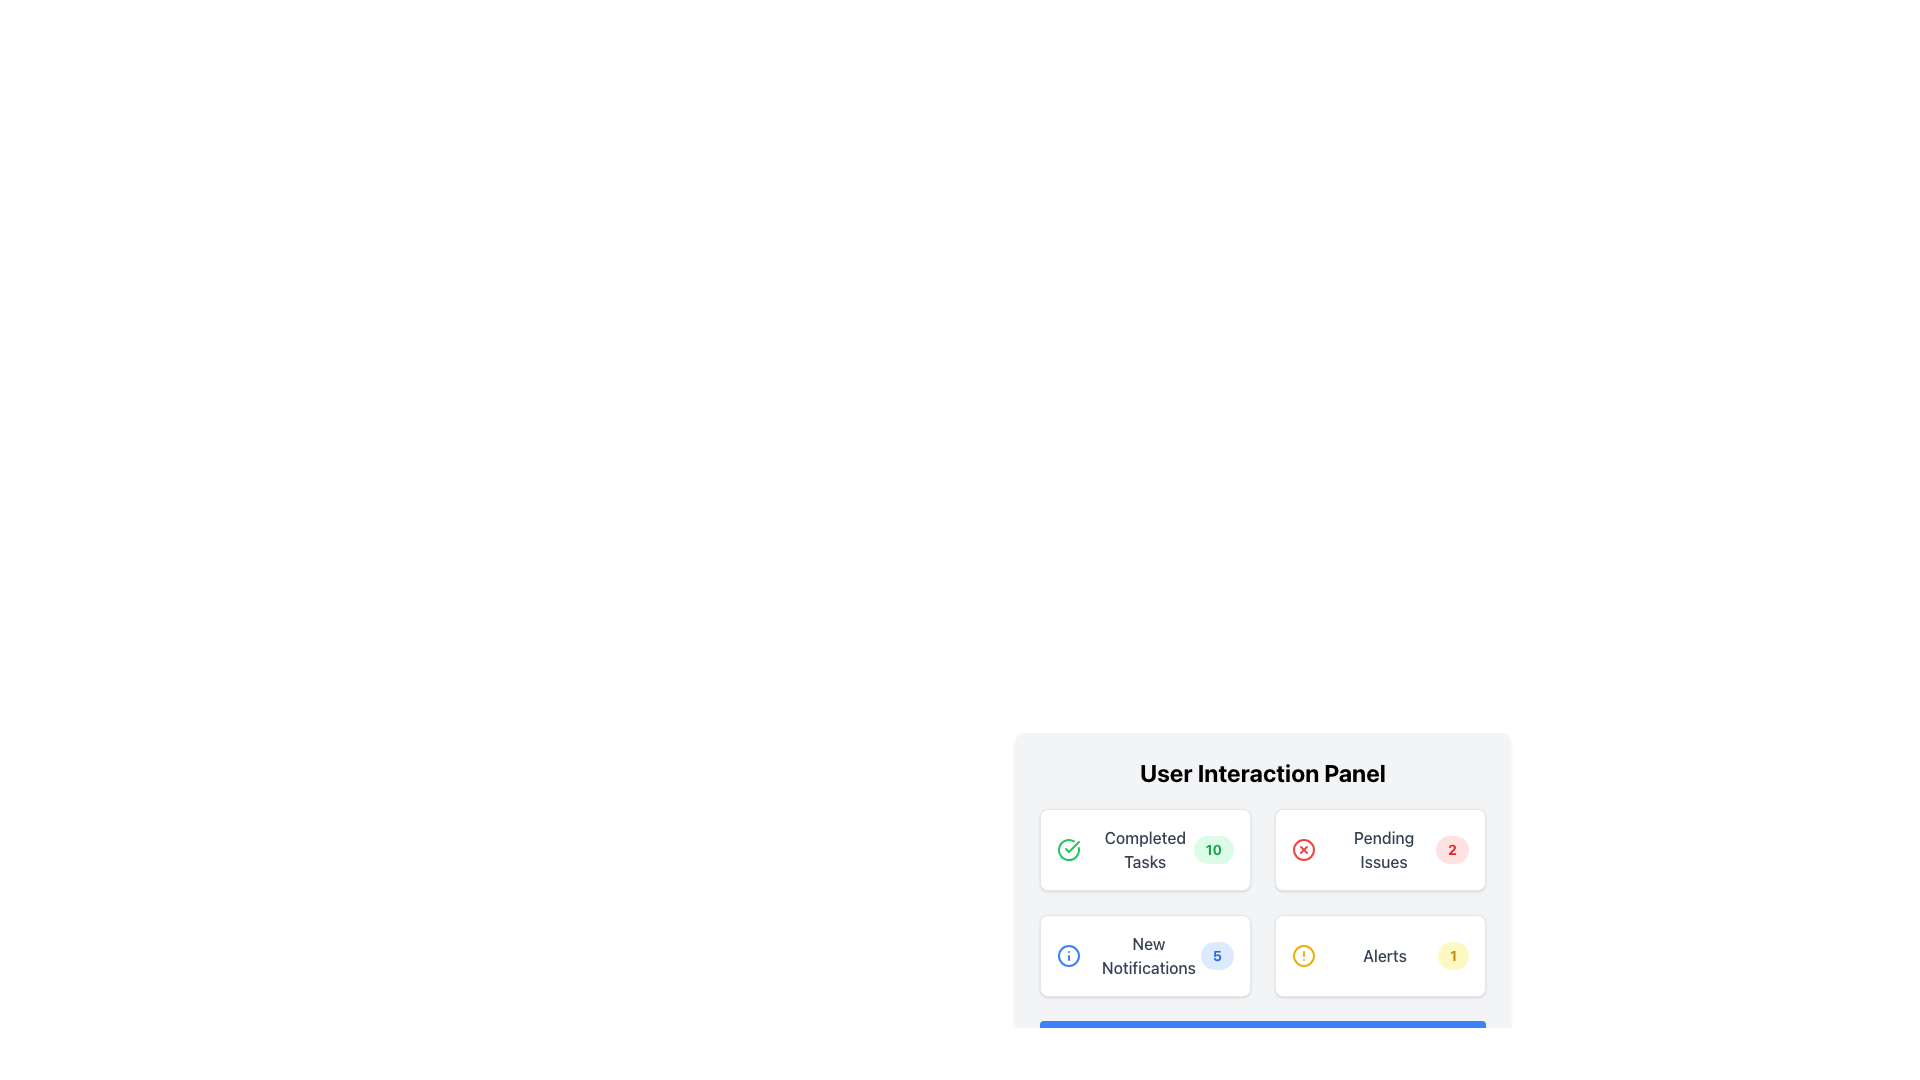  Describe the element at coordinates (1383, 849) in the screenshot. I see `the 'Pending Issues' text label, which is centrally positioned within a card with rounded borders in the bottom-right quadrant of the interface` at that location.